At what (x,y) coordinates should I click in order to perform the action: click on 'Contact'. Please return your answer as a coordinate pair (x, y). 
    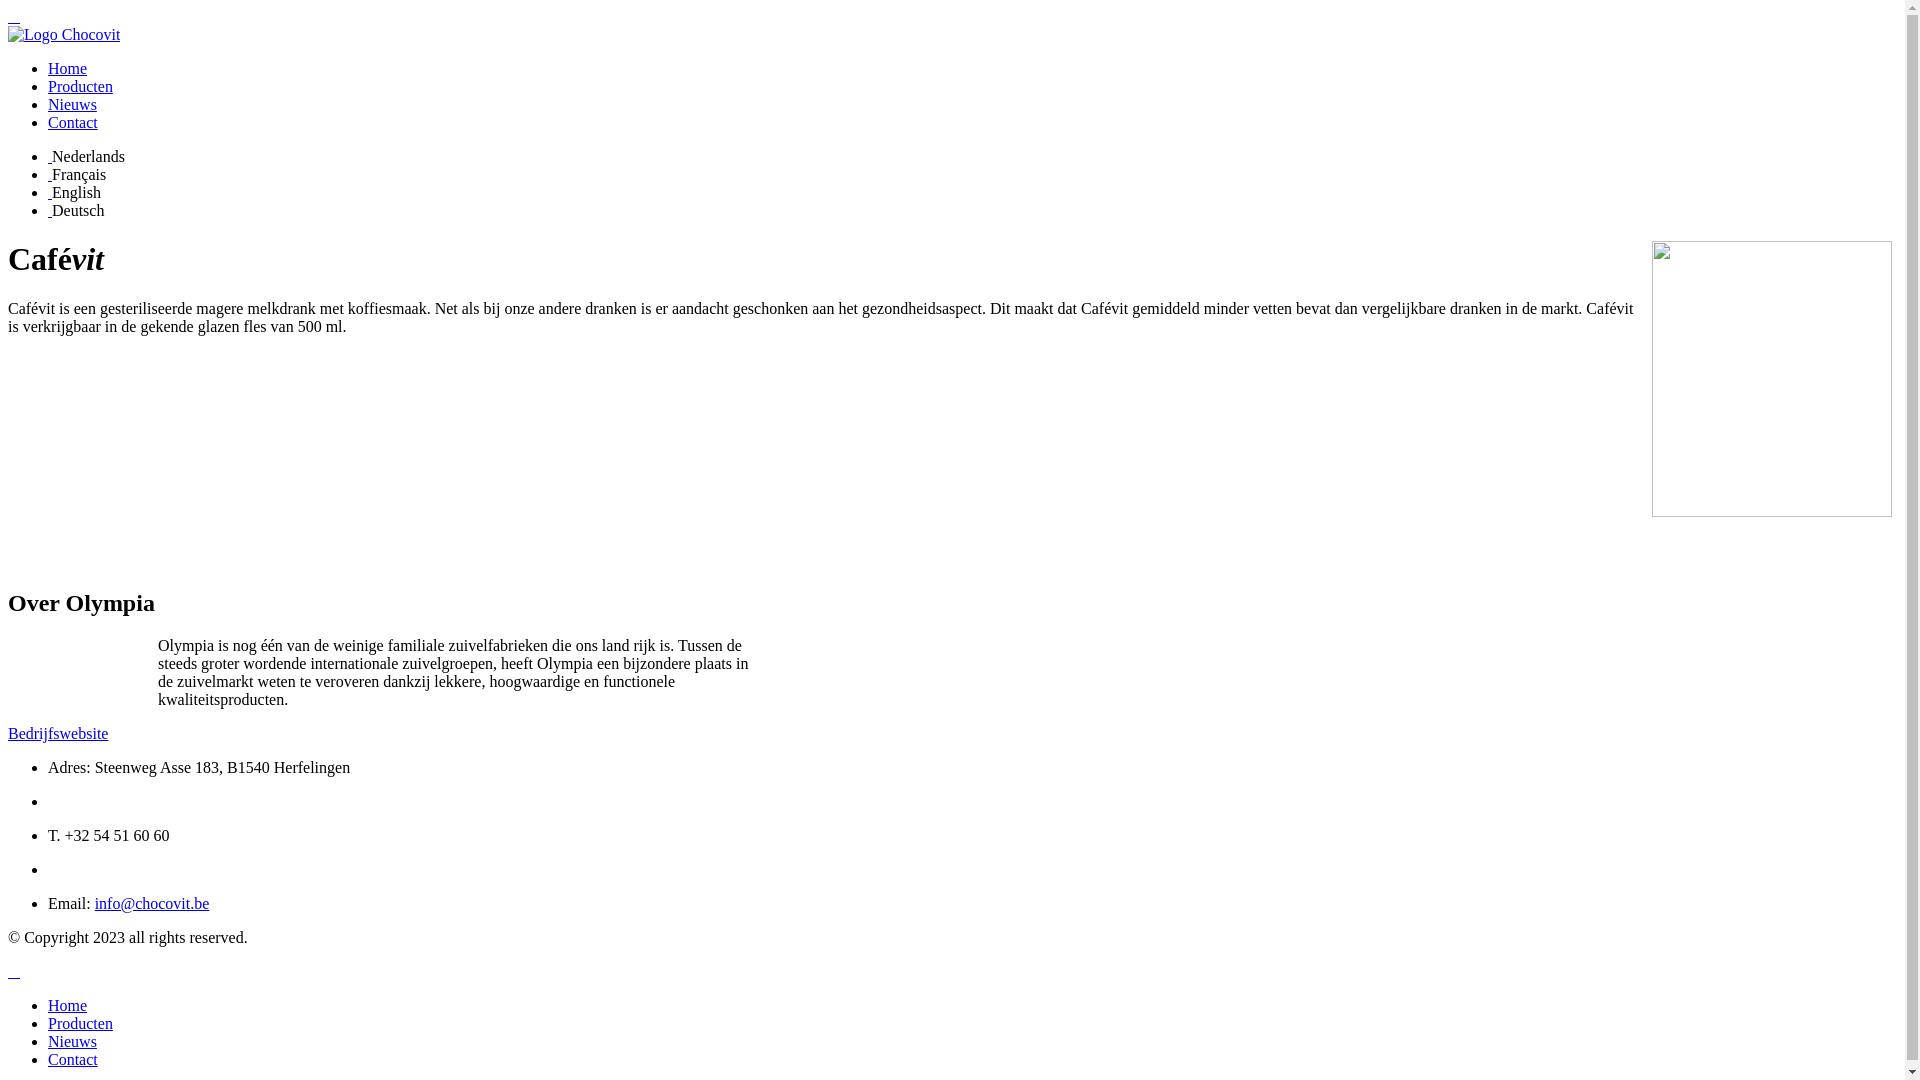
    Looking at the image, I should click on (72, 1058).